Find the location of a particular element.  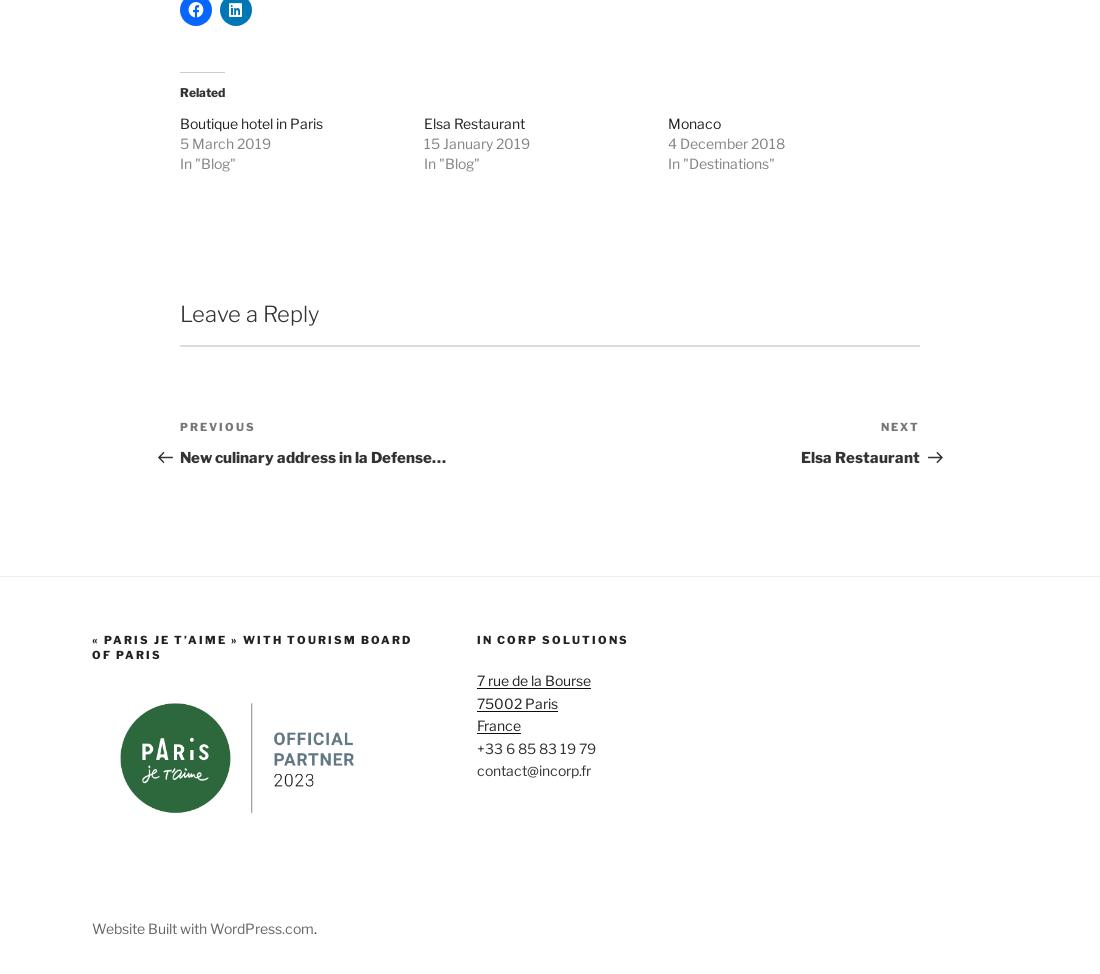

'Reply' is located at coordinates (865, 474).